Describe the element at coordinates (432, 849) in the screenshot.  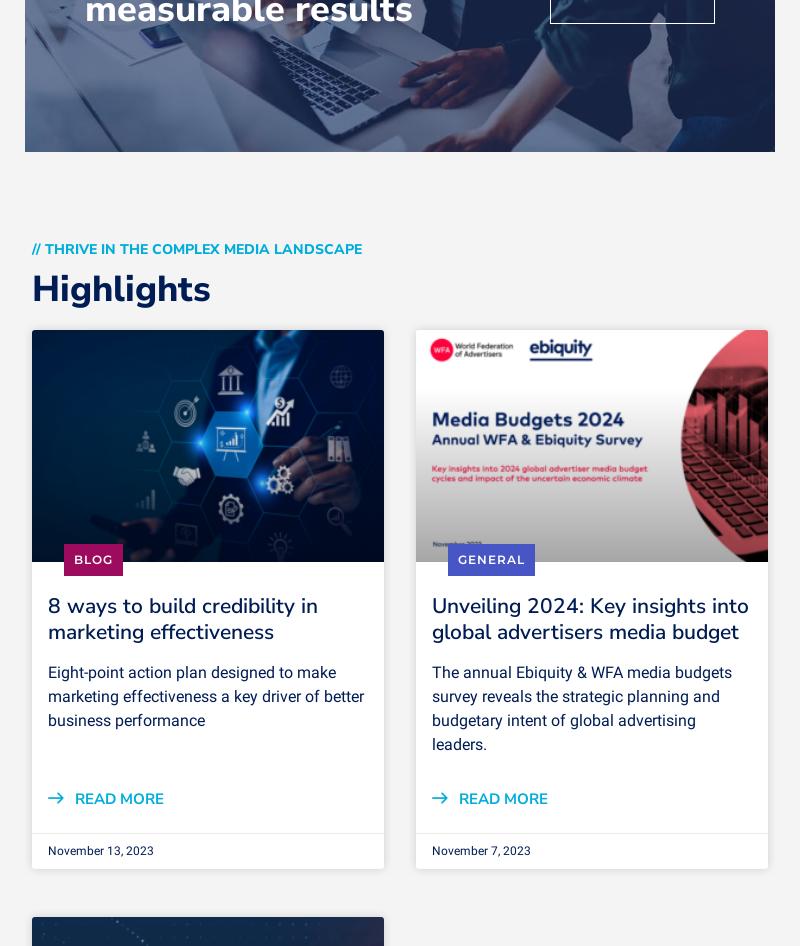
I see `'November 7, 2023'` at that location.